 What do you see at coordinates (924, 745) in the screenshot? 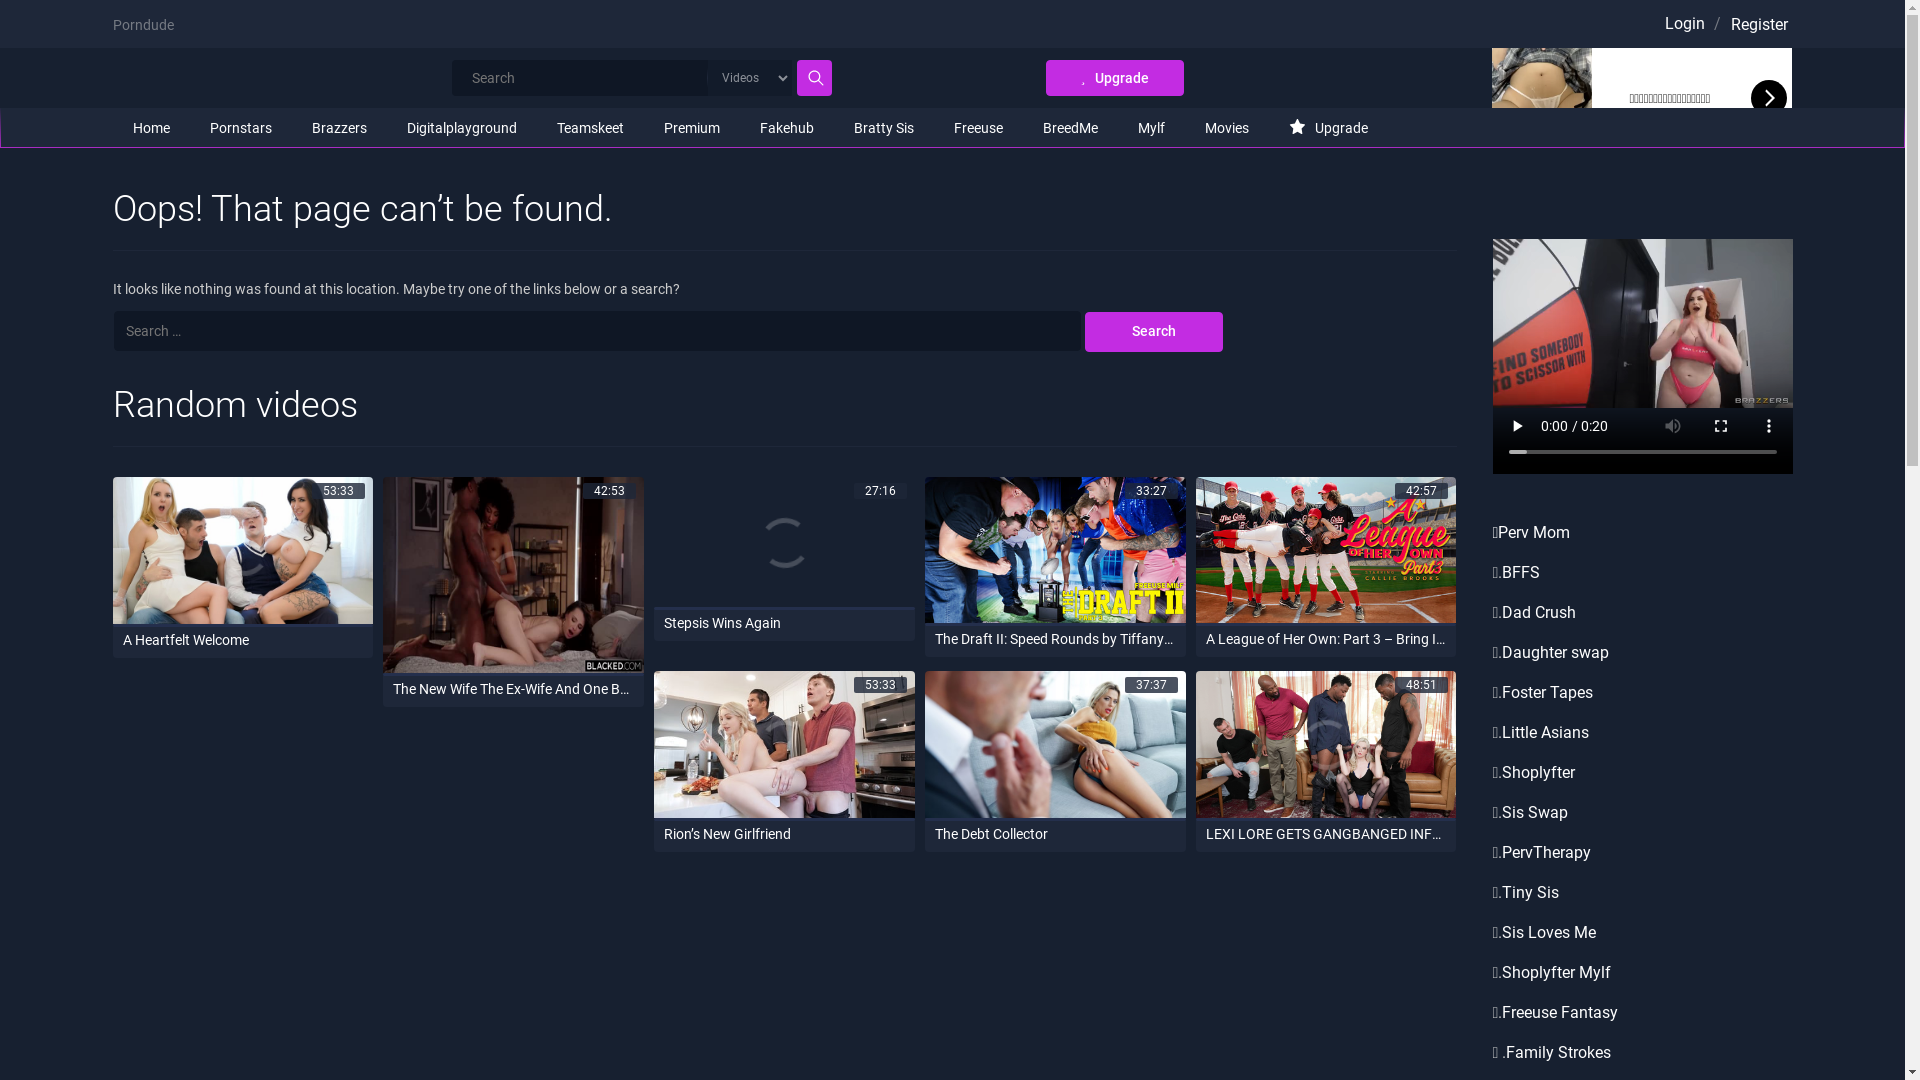
I see `'37:37'` at bounding box center [924, 745].